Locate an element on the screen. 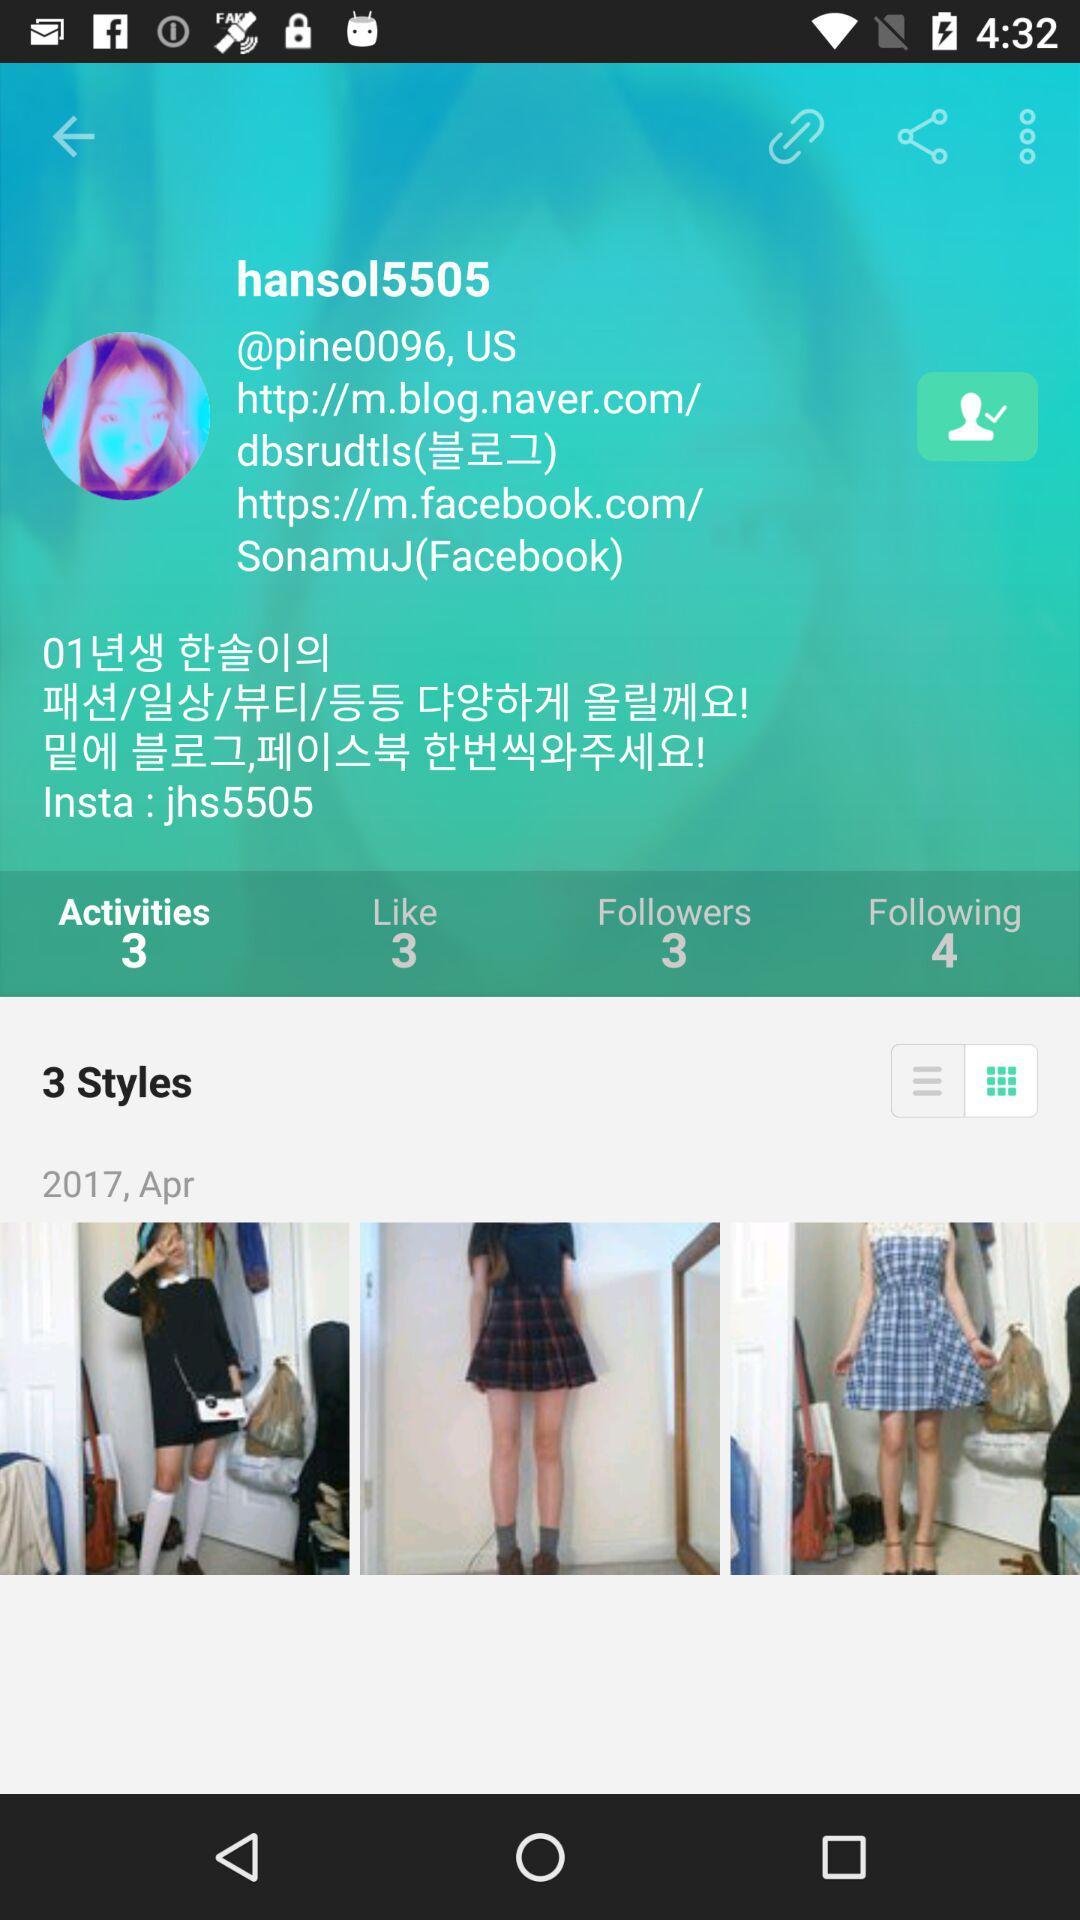  item to the right of the pine0096 us http is located at coordinates (976, 415).